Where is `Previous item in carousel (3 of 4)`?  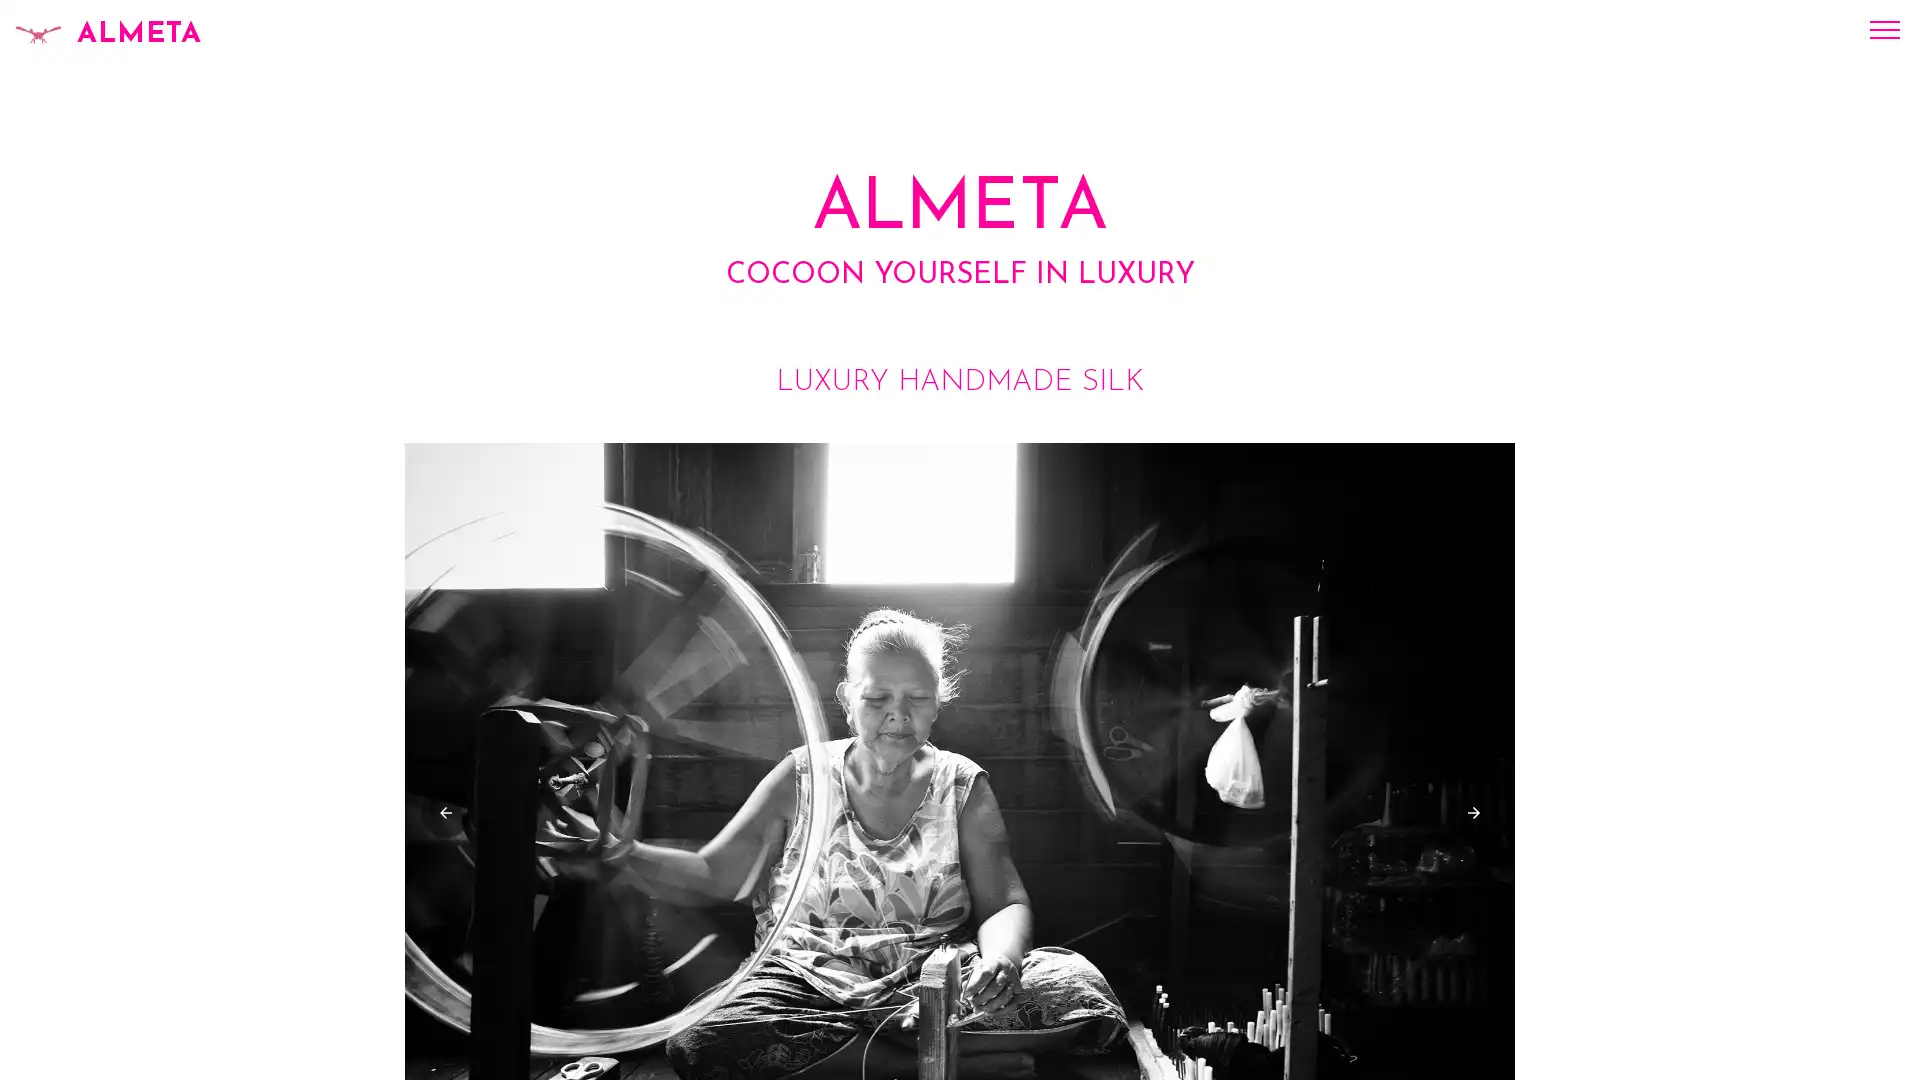 Previous item in carousel (3 of 4) is located at coordinates (445, 812).